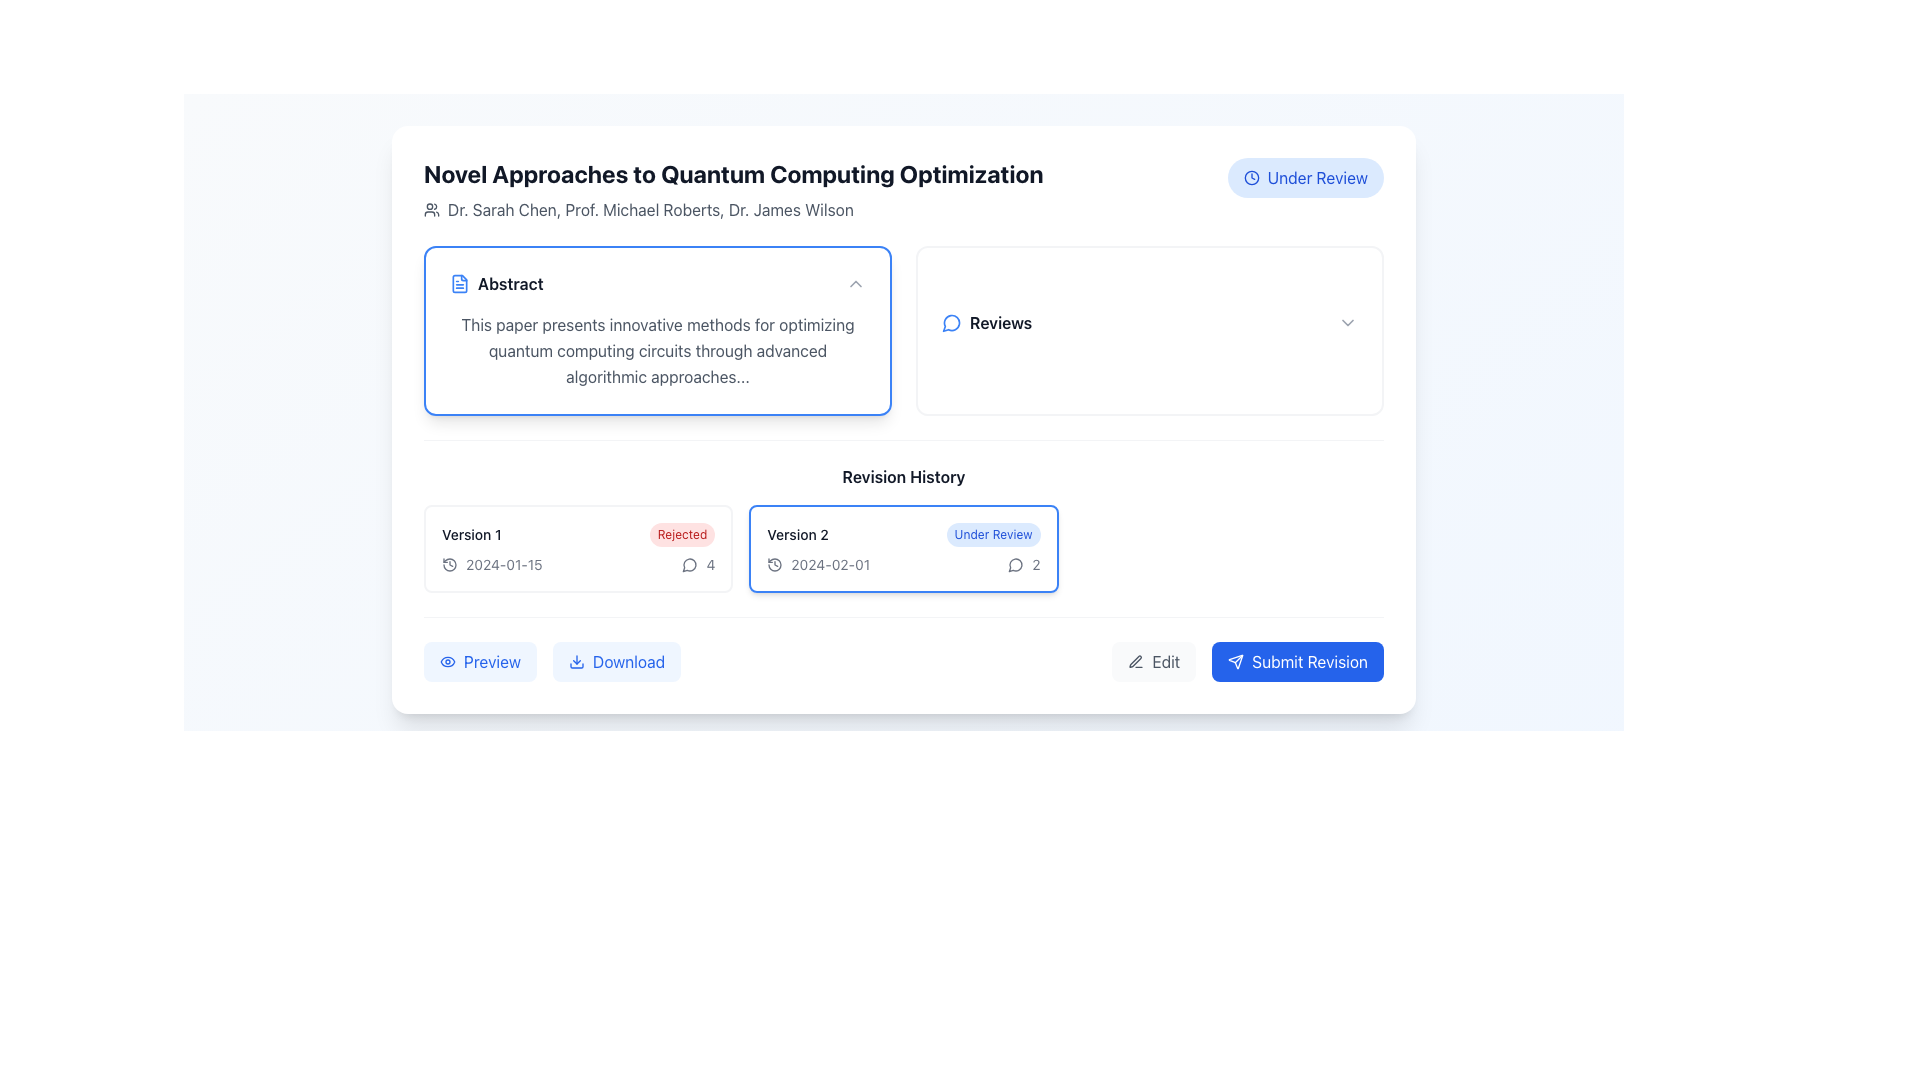 This screenshot has height=1080, width=1920. Describe the element at coordinates (774, 564) in the screenshot. I see `the circular refresh icon styled in gray lines, located to the left of the text '2024-02-01' within the 'Version 2' section of the 'Revision History' area` at that location.